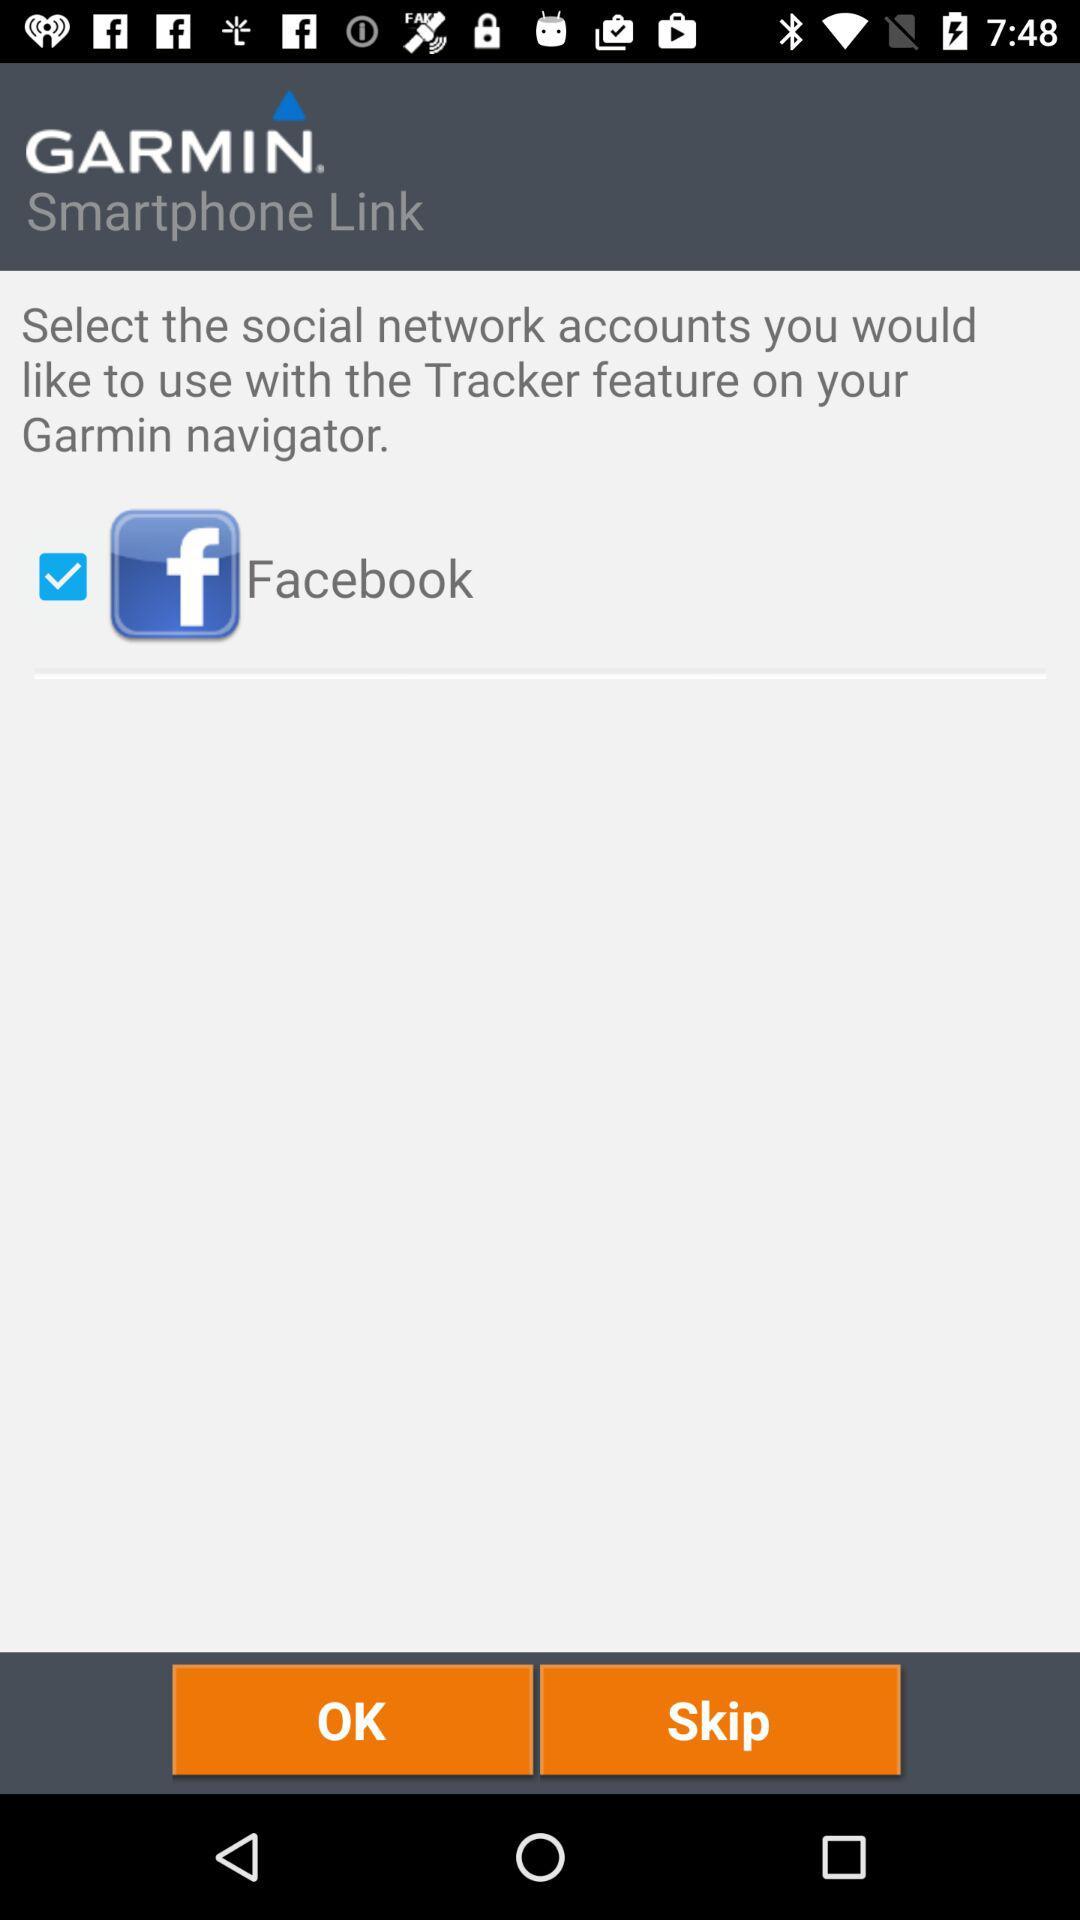  What do you see at coordinates (61, 575) in the screenshot?
I see `icon to the left of the facebook` at bounding box center [61, 575].